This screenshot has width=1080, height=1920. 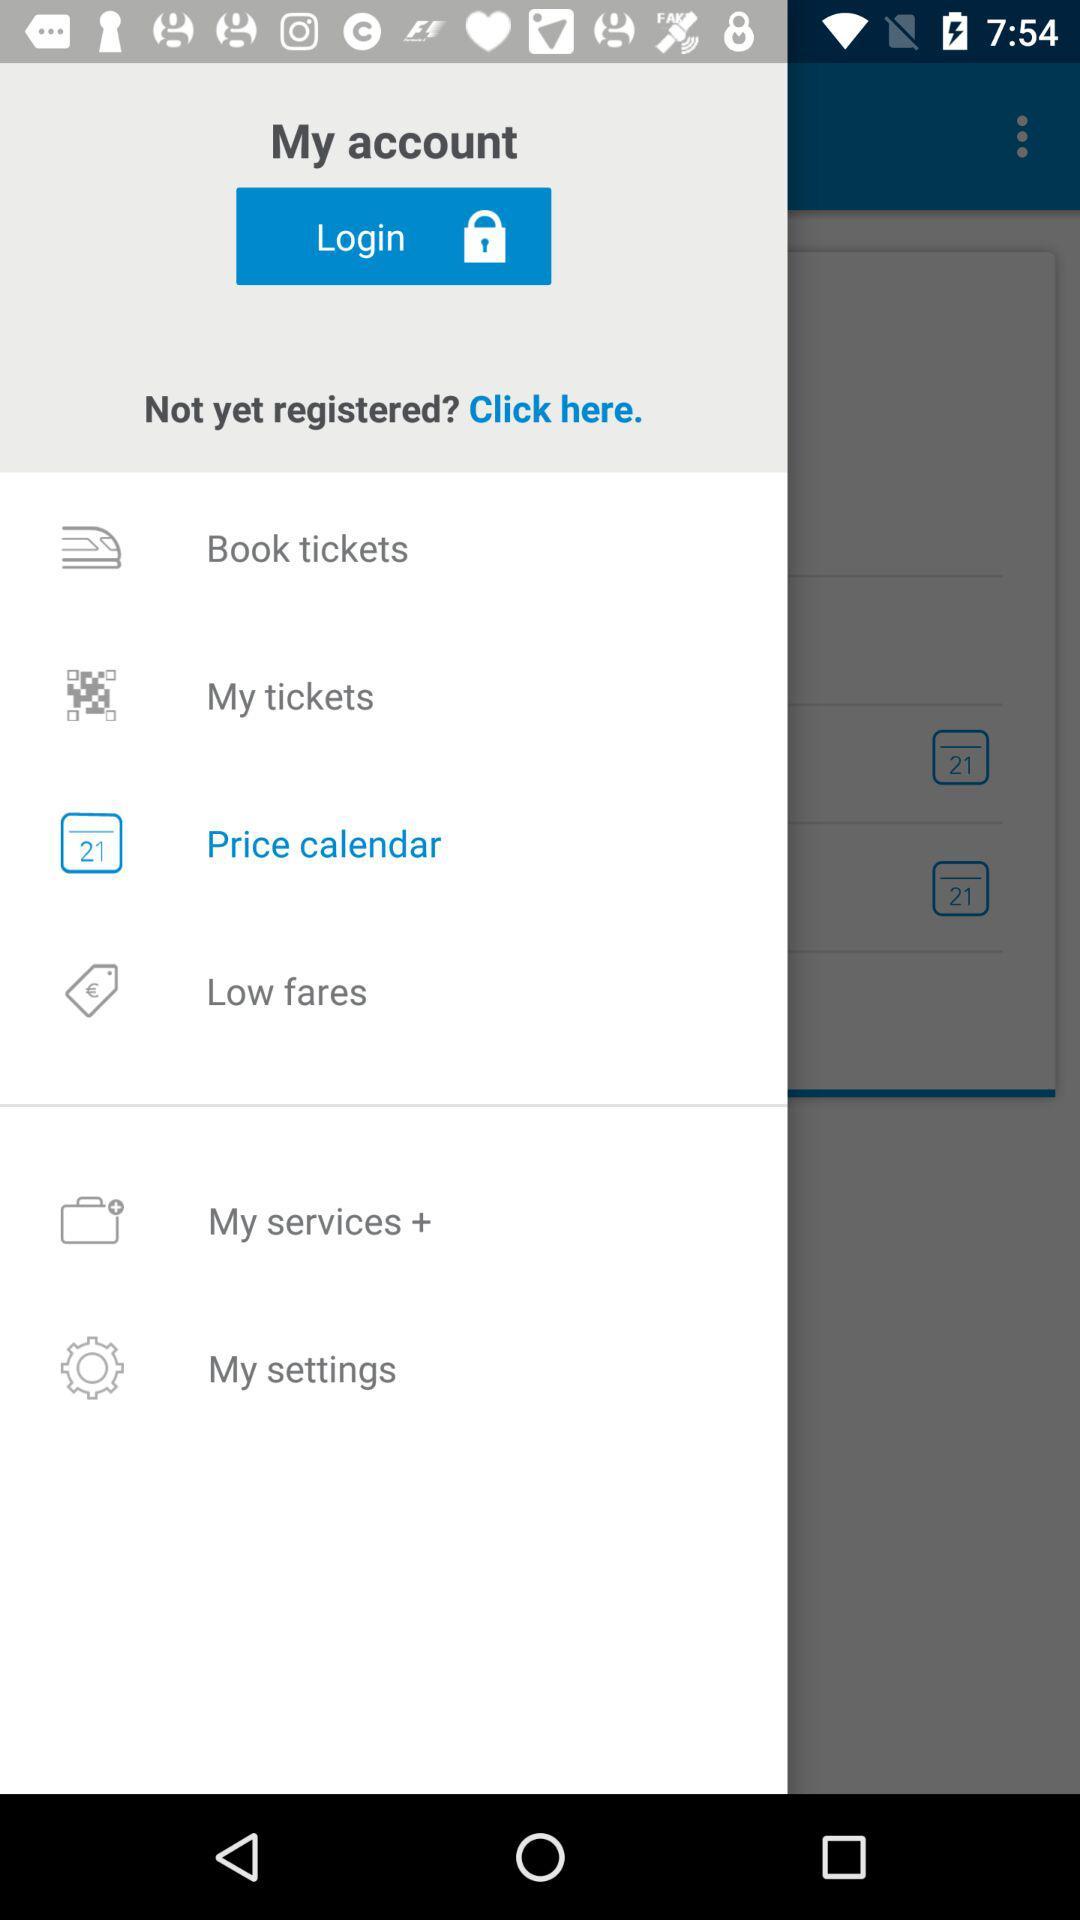 I want to click on login, so click(x=393, y=236).